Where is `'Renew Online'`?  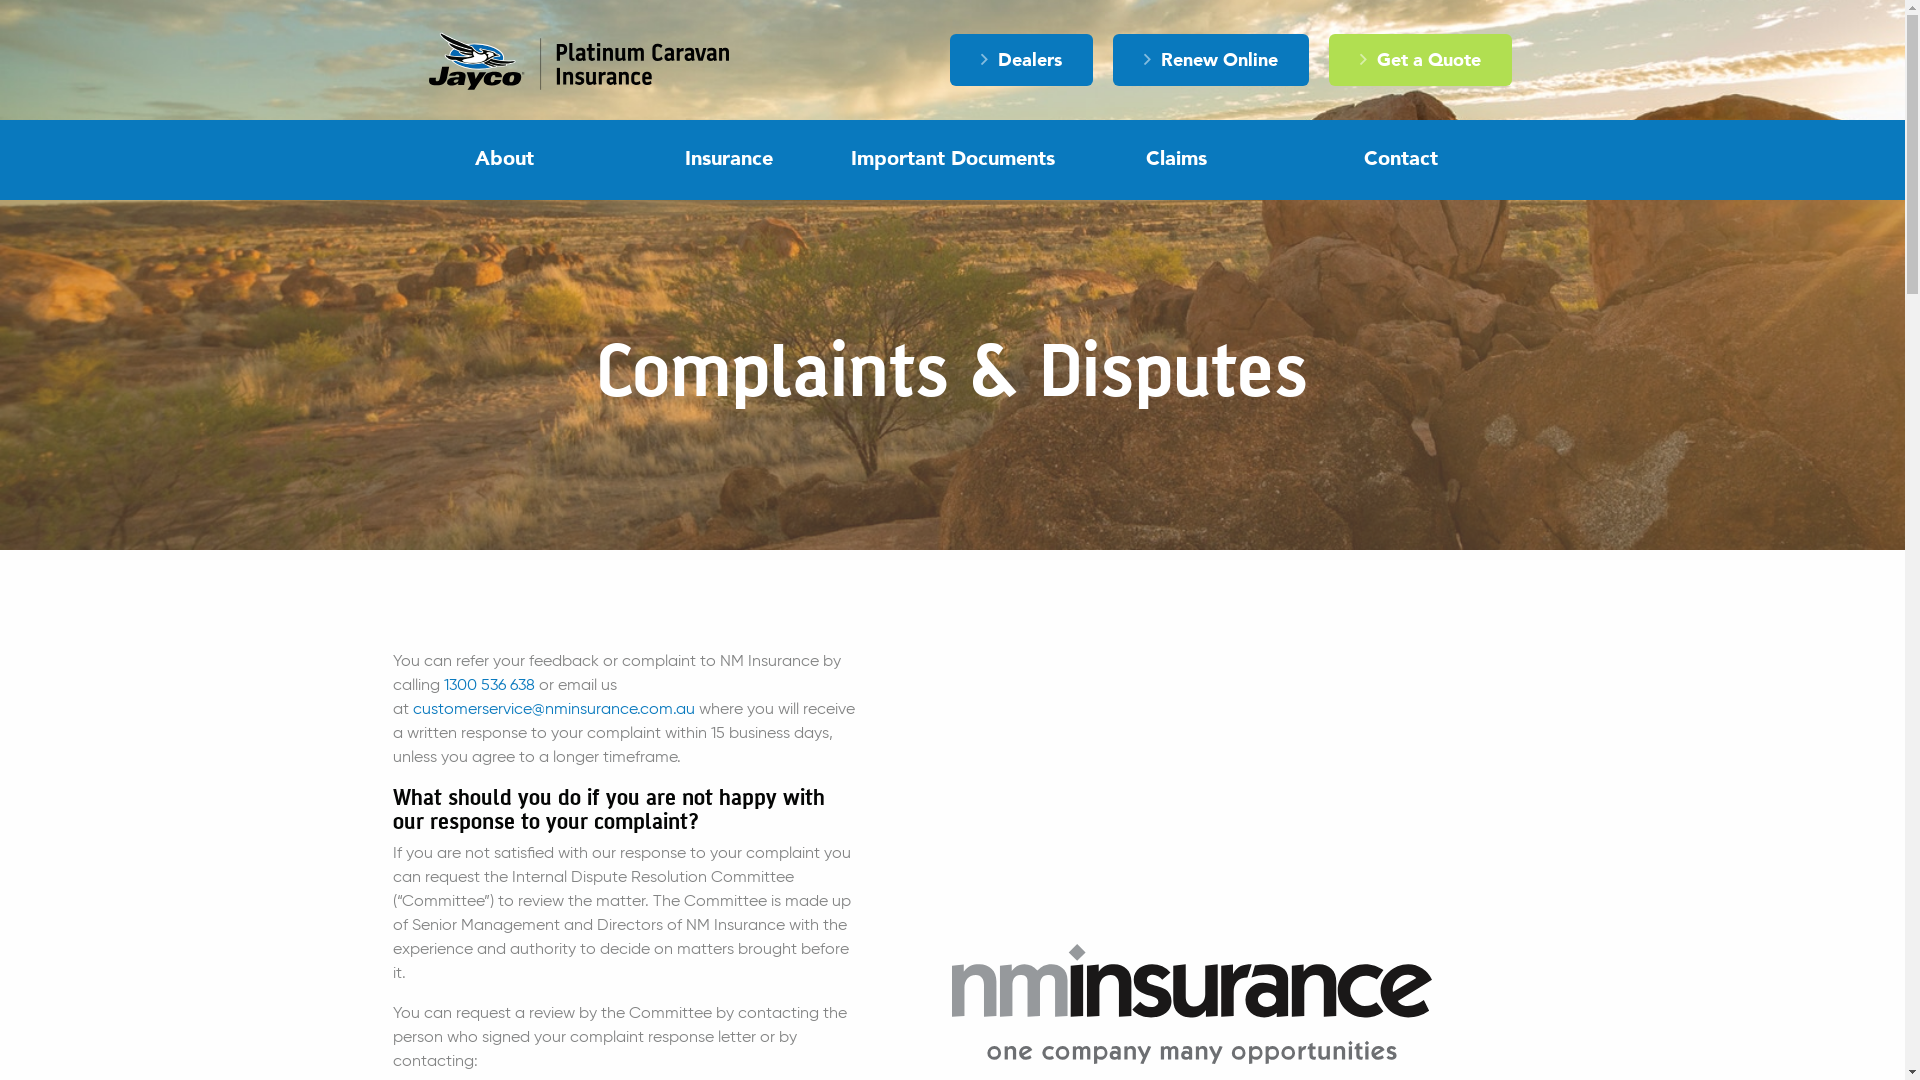
'Renew Online' is located at coordinates (1209, 59).